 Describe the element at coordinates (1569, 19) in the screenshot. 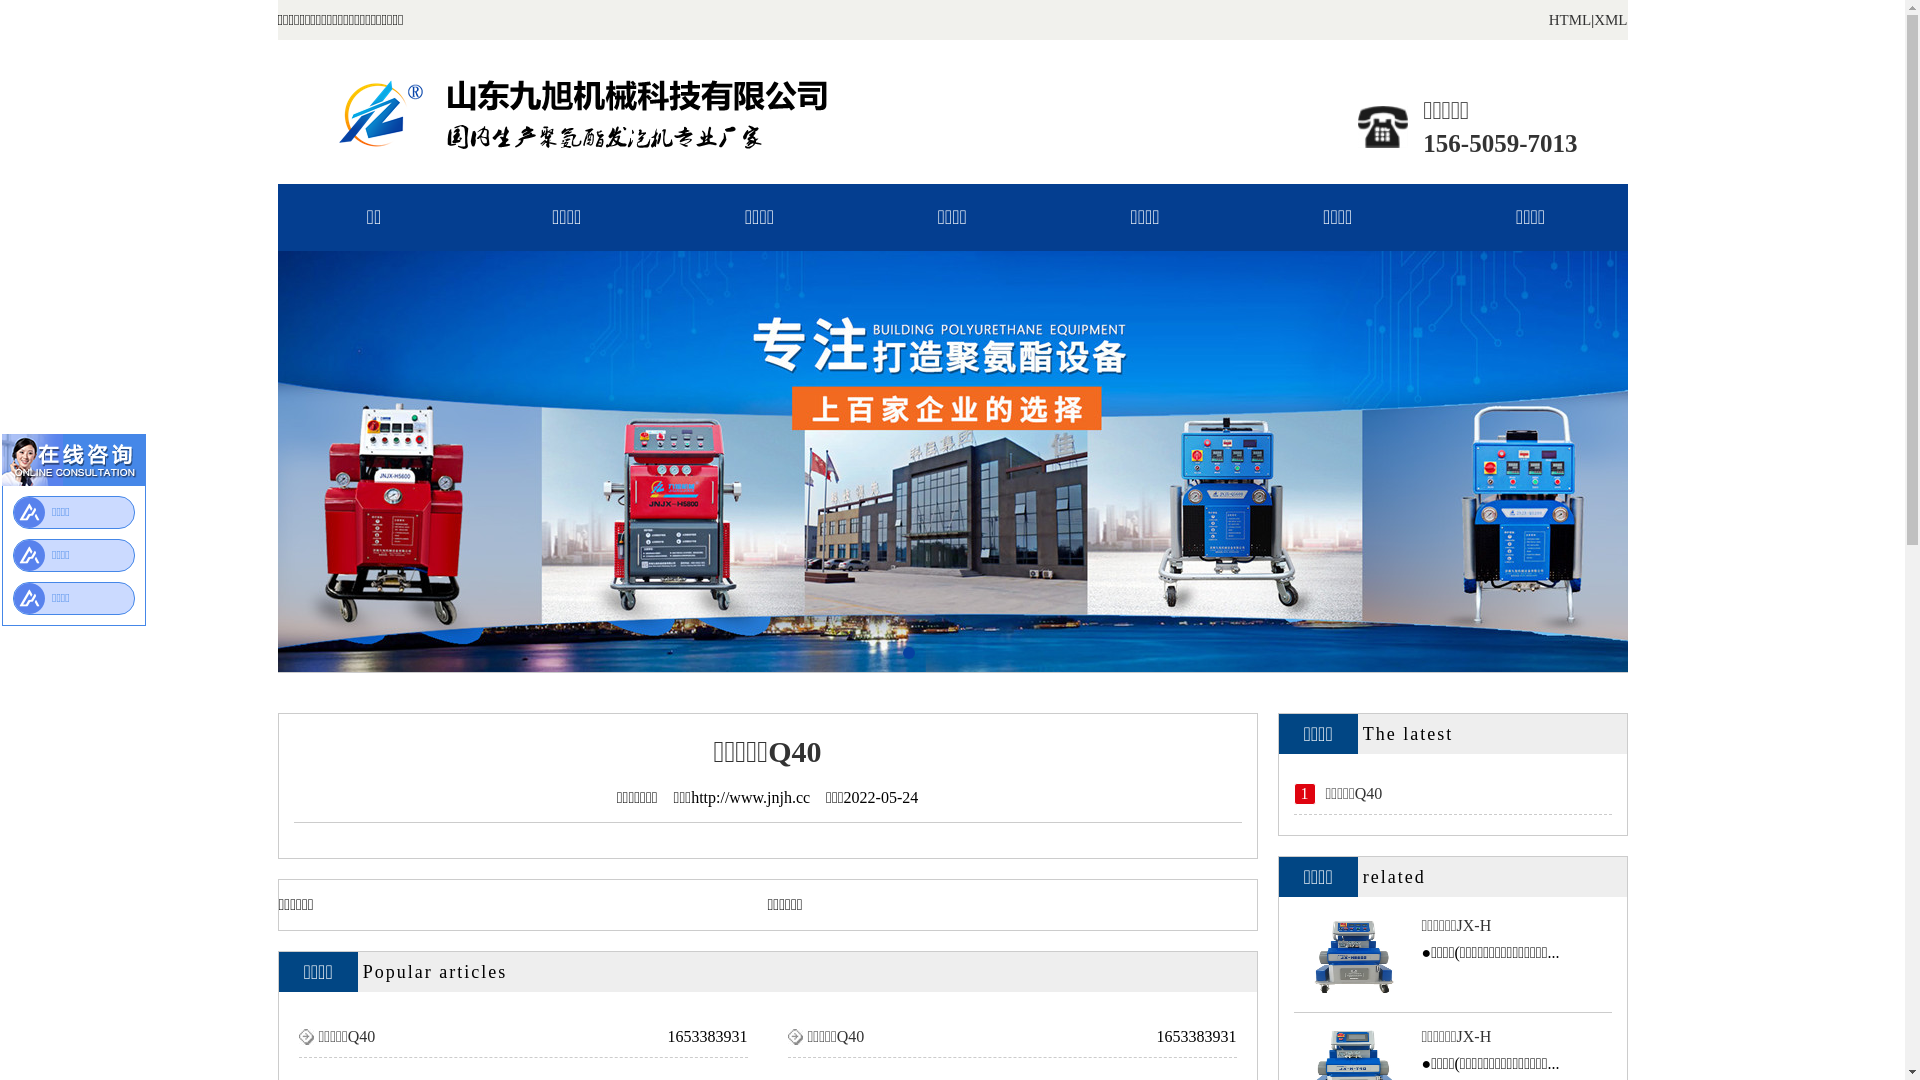

I see `'HTML'` at that location.